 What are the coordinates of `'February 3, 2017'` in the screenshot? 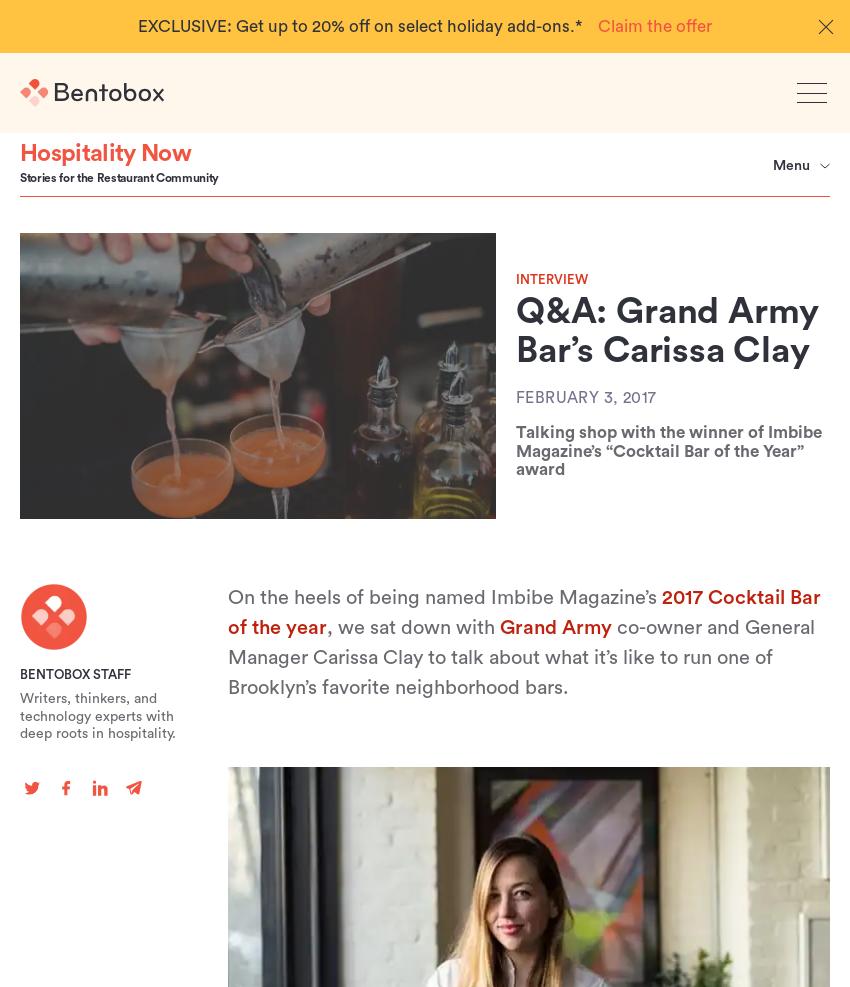 It's located at (585, 396).